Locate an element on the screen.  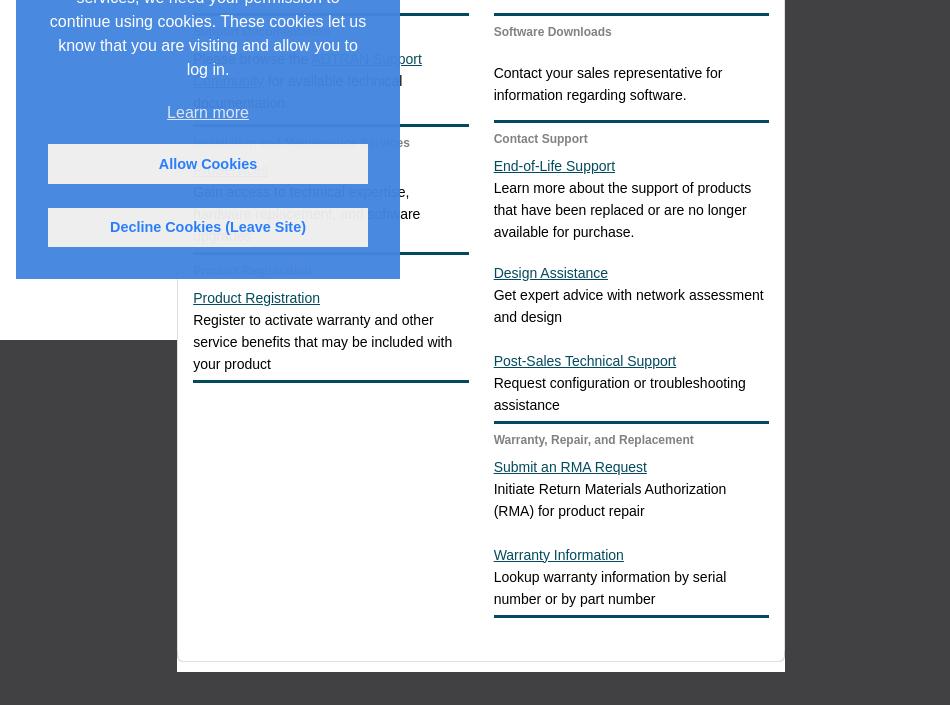
'Submit an RMA Request' is located at coordinates (569, 465).